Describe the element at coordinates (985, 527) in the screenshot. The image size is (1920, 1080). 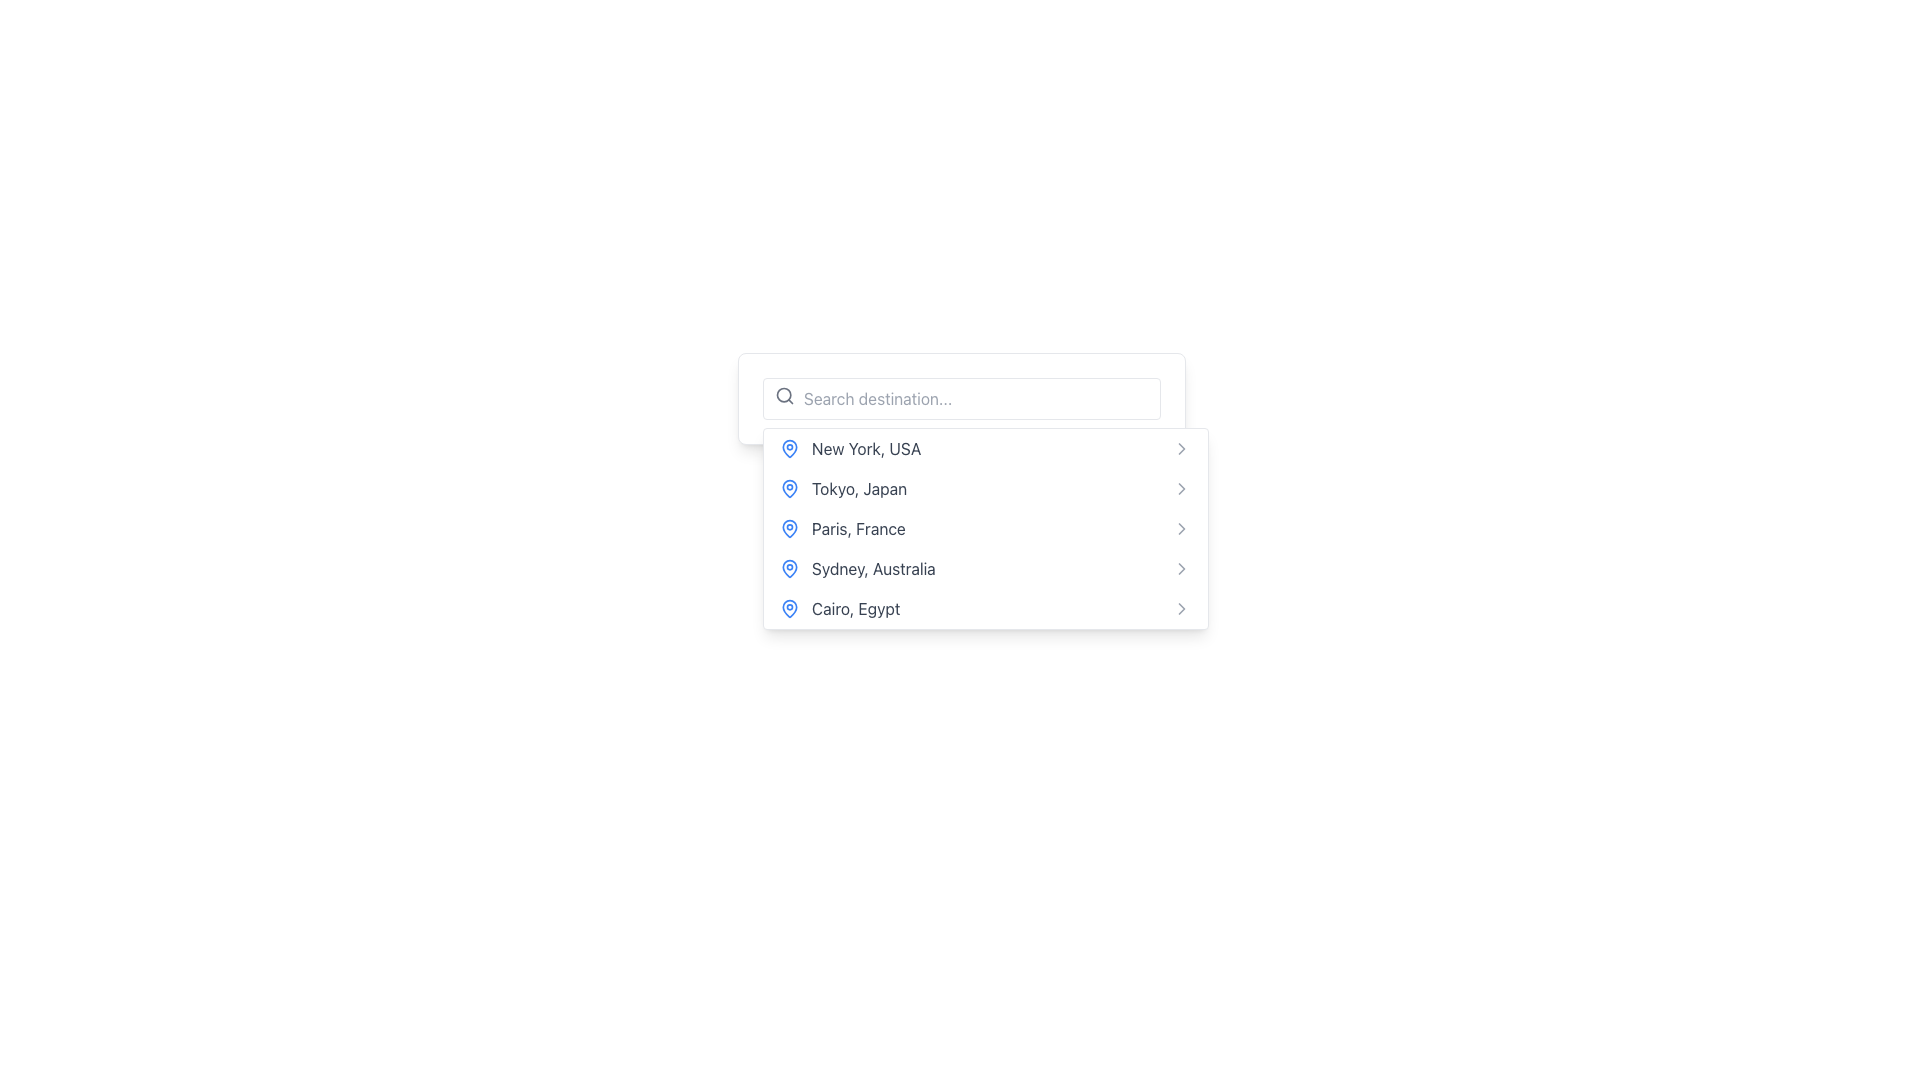
I see `the dropdown menu entry displaying 'Paris, France'` at that location.